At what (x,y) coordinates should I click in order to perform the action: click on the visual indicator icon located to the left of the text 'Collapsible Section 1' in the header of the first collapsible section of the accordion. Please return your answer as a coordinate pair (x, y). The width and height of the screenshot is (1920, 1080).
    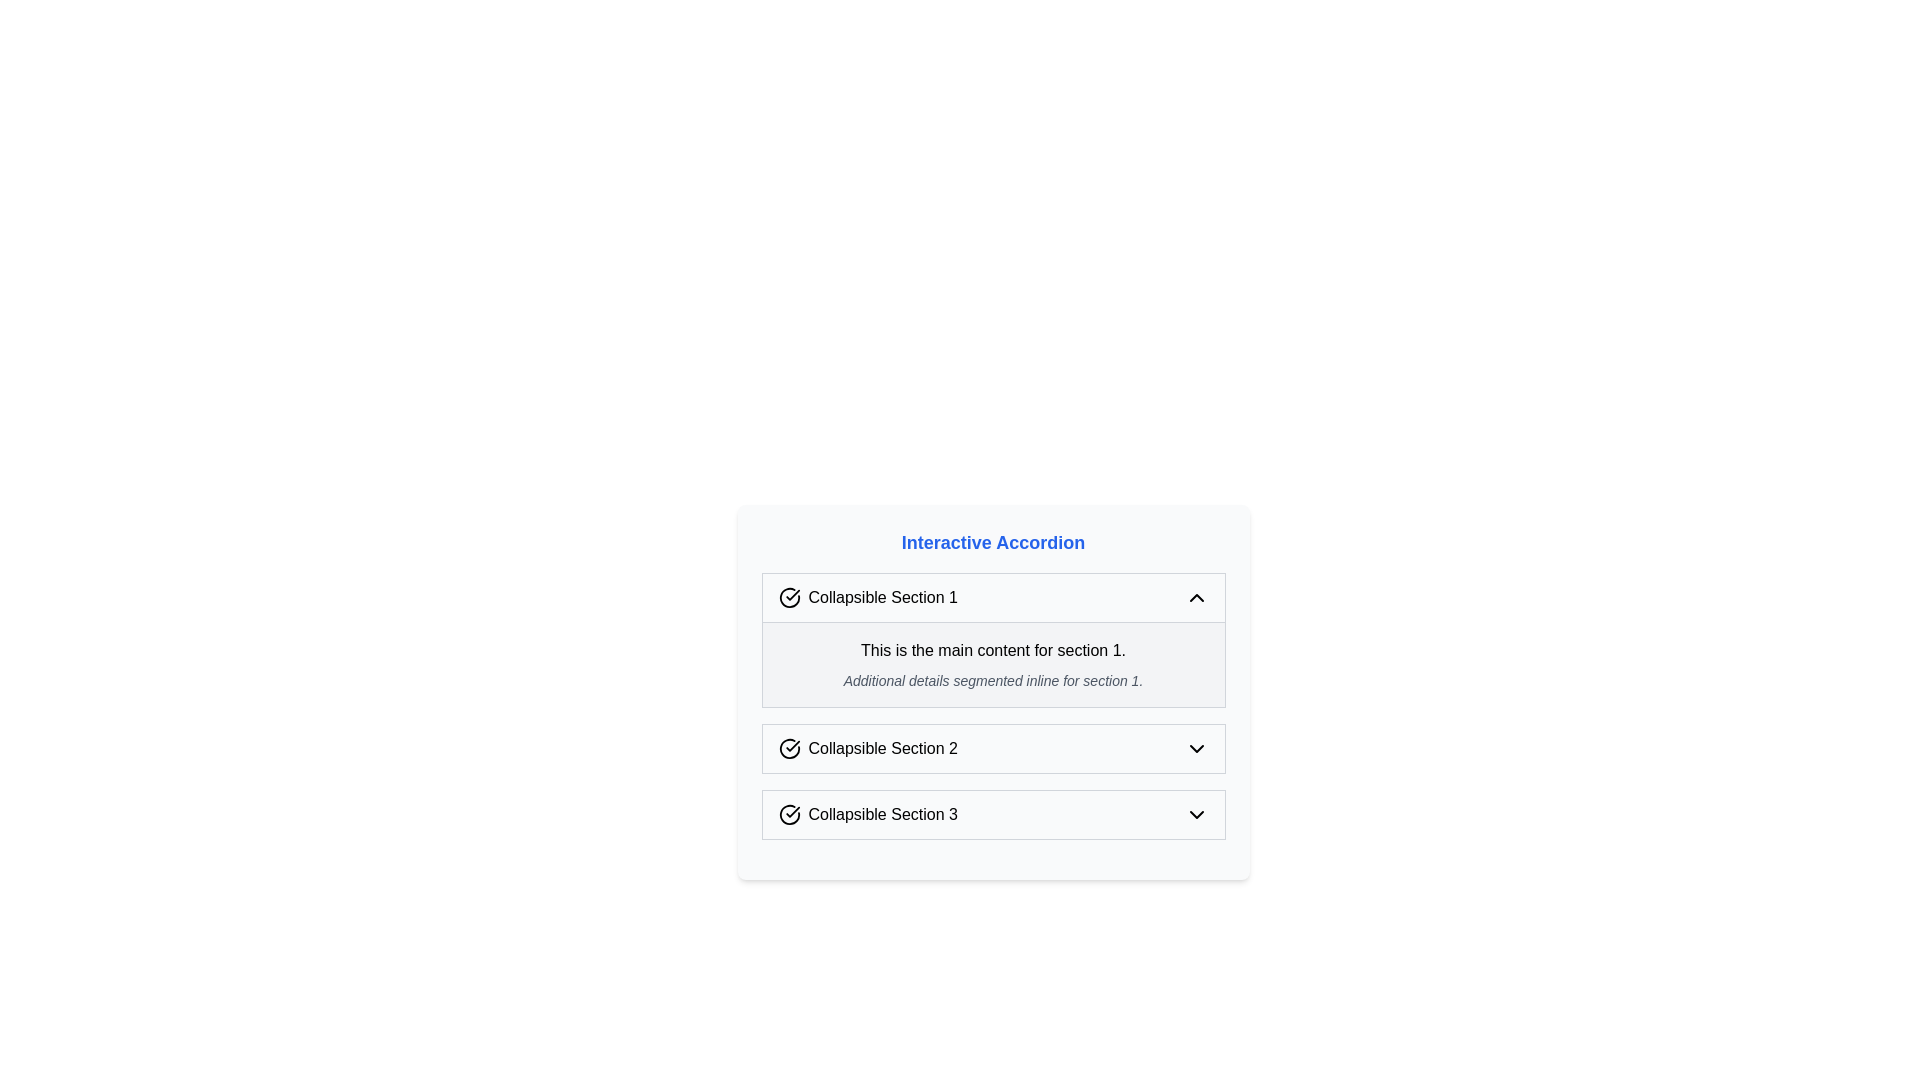
    Looking at the image, I should click on (788, 596).